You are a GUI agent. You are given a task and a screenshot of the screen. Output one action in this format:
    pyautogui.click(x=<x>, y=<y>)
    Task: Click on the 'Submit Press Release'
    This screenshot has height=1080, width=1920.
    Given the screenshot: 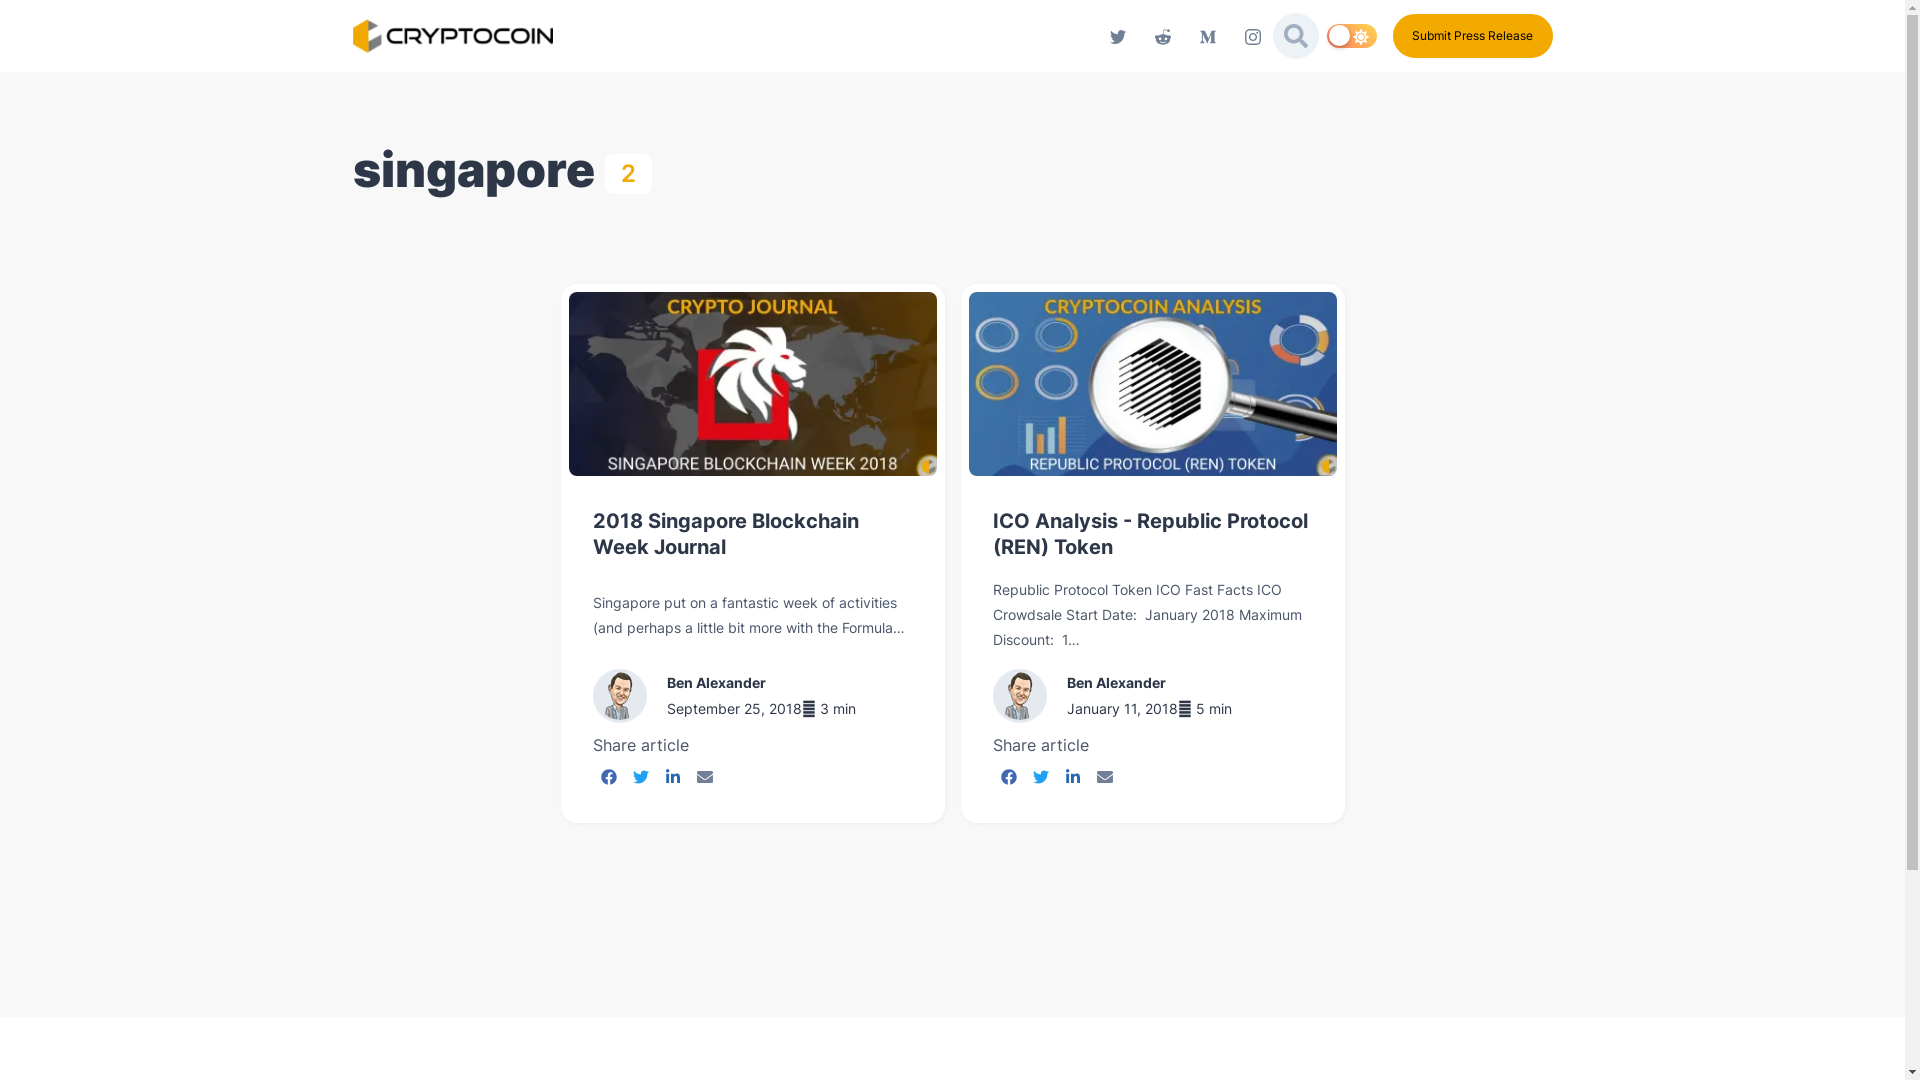 What is the action you would take?
    pyautogui.click(x=1391, y=34)
    